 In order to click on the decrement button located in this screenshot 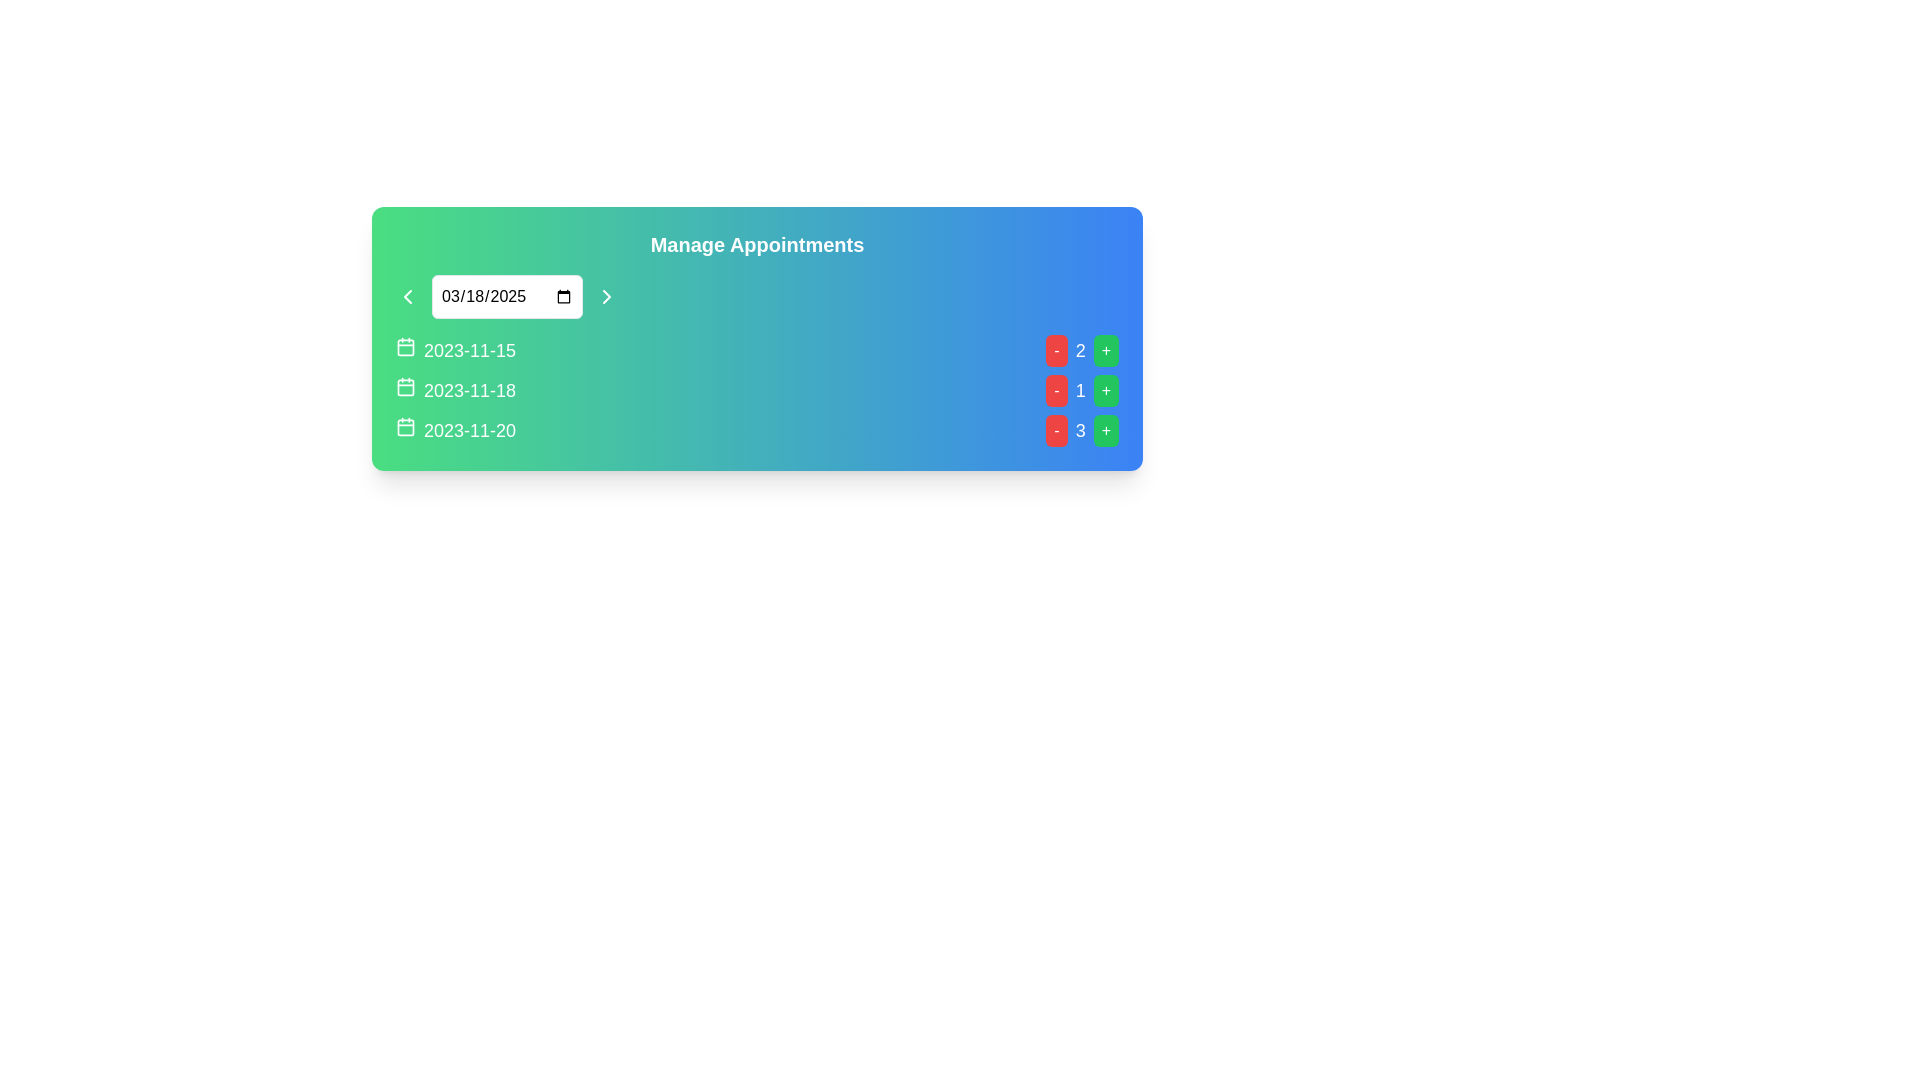, I will do `click(1055, 390)`.